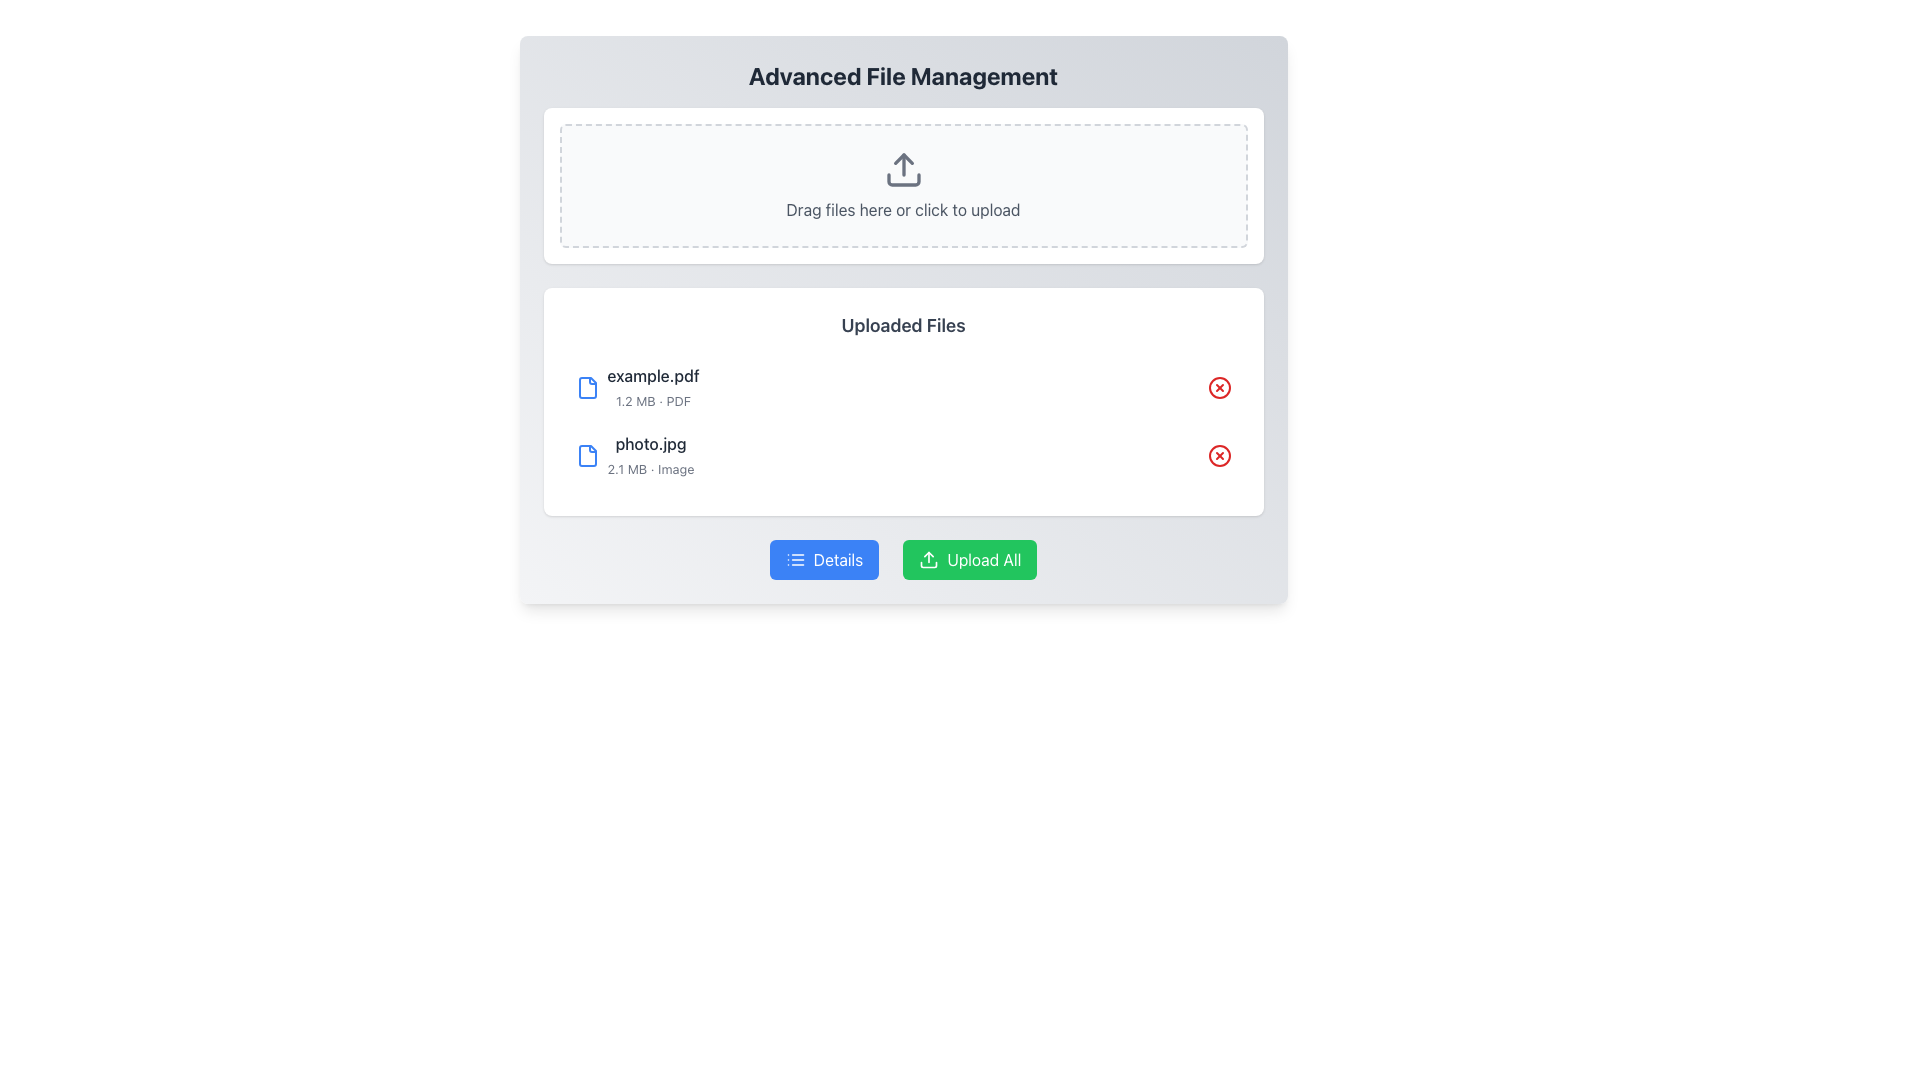 This screenshot has width=1920, height=1080. I want to click on the text label displaying 'photo.jpg', which is styled in bold, dark gray font and is the first item in the file listing interface, so click(651, 442).